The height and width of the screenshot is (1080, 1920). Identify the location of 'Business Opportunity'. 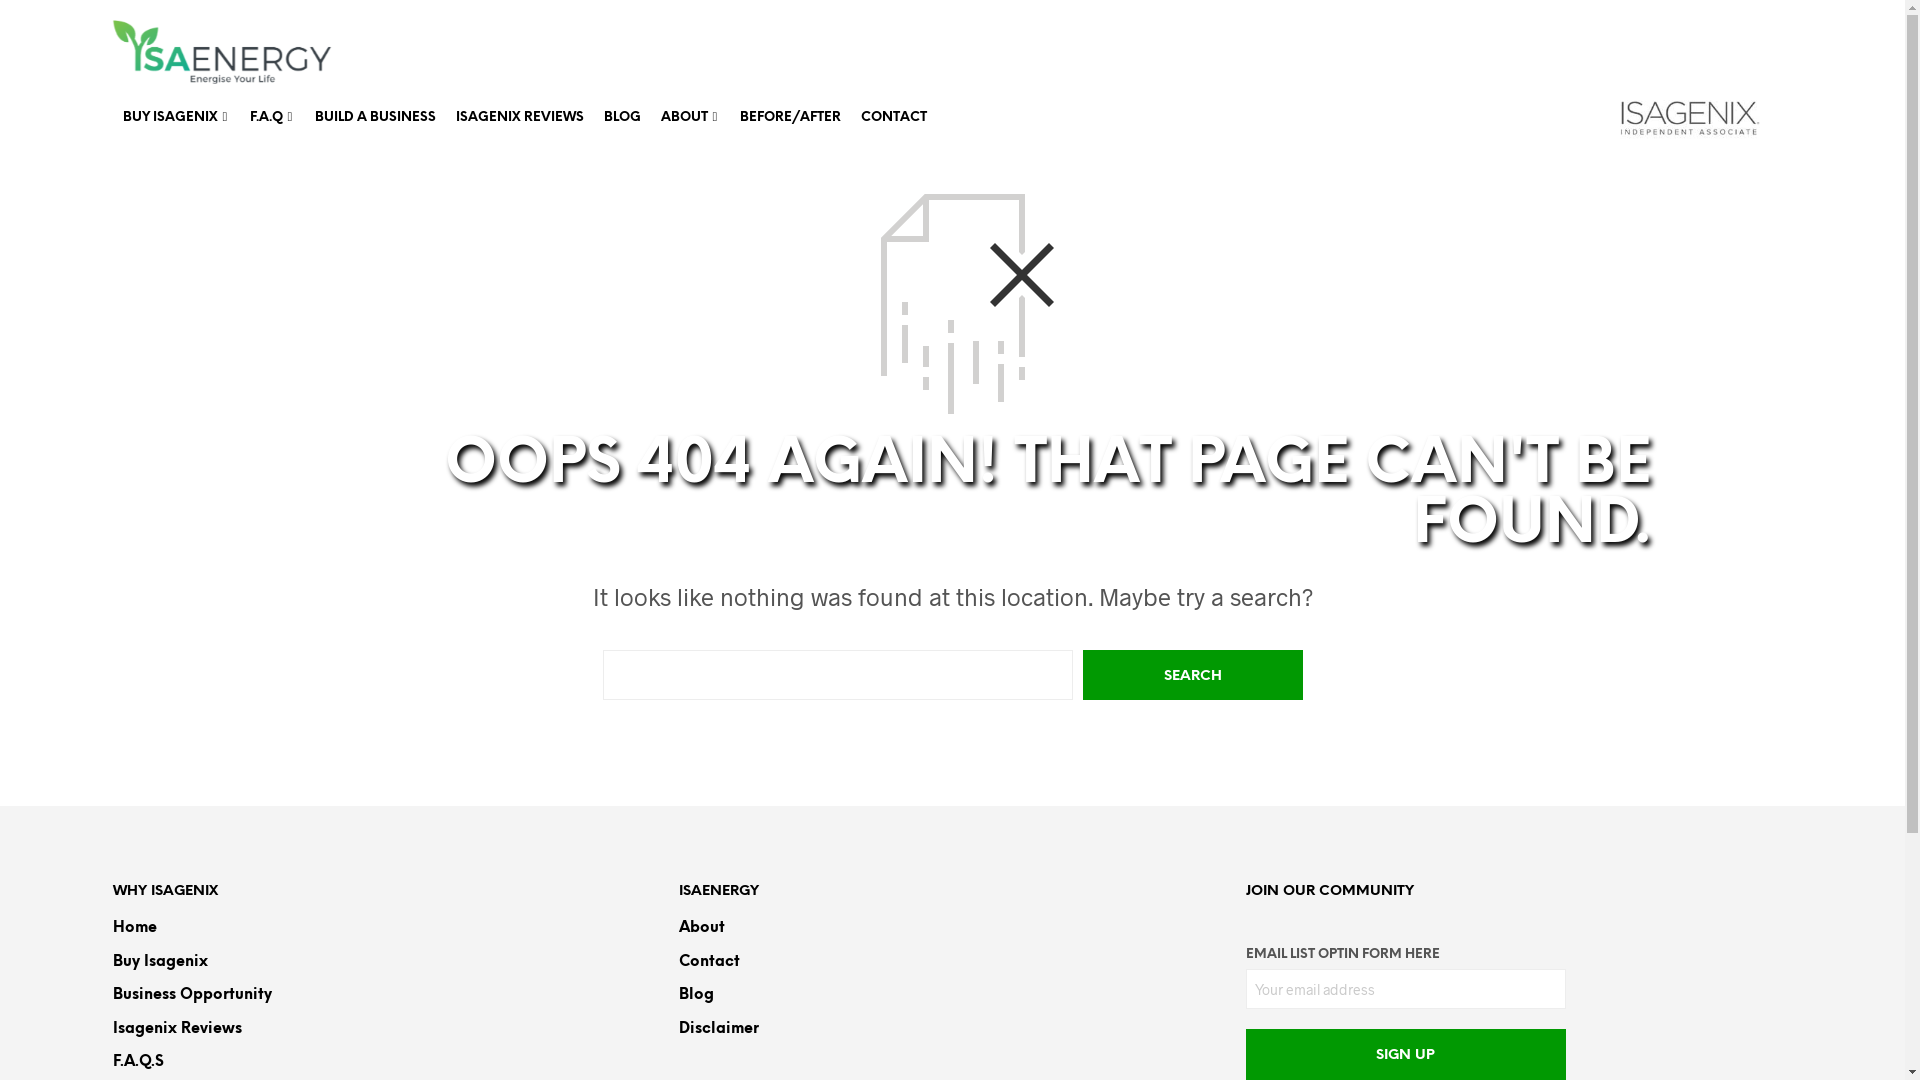
(191, 995).